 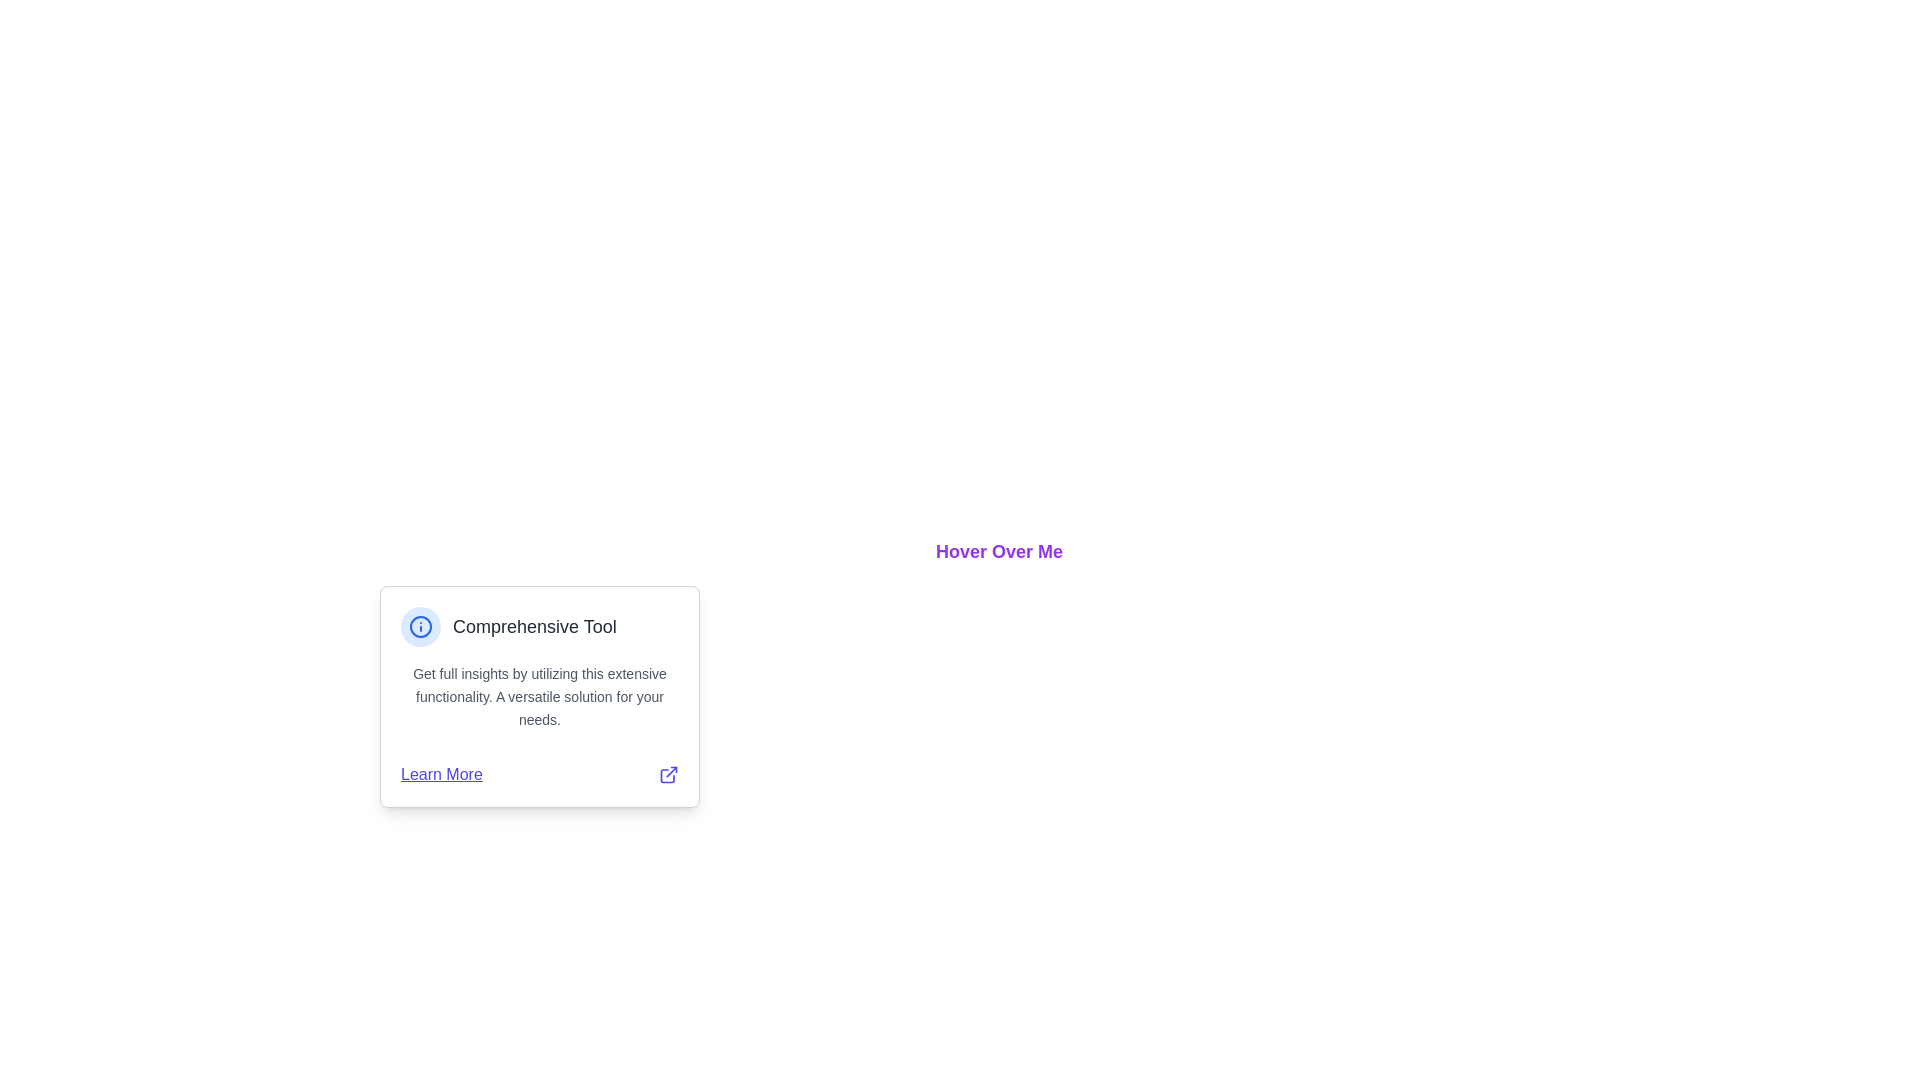 What do you see at coordinates (420, 626) in the screenshot?
I see `the circular icon with a light blue background and a white 'i' symbol, which is located to the left of the 'Comprehensive Tool' text label in the card's top-left corner` at bounding box center [420, 626].